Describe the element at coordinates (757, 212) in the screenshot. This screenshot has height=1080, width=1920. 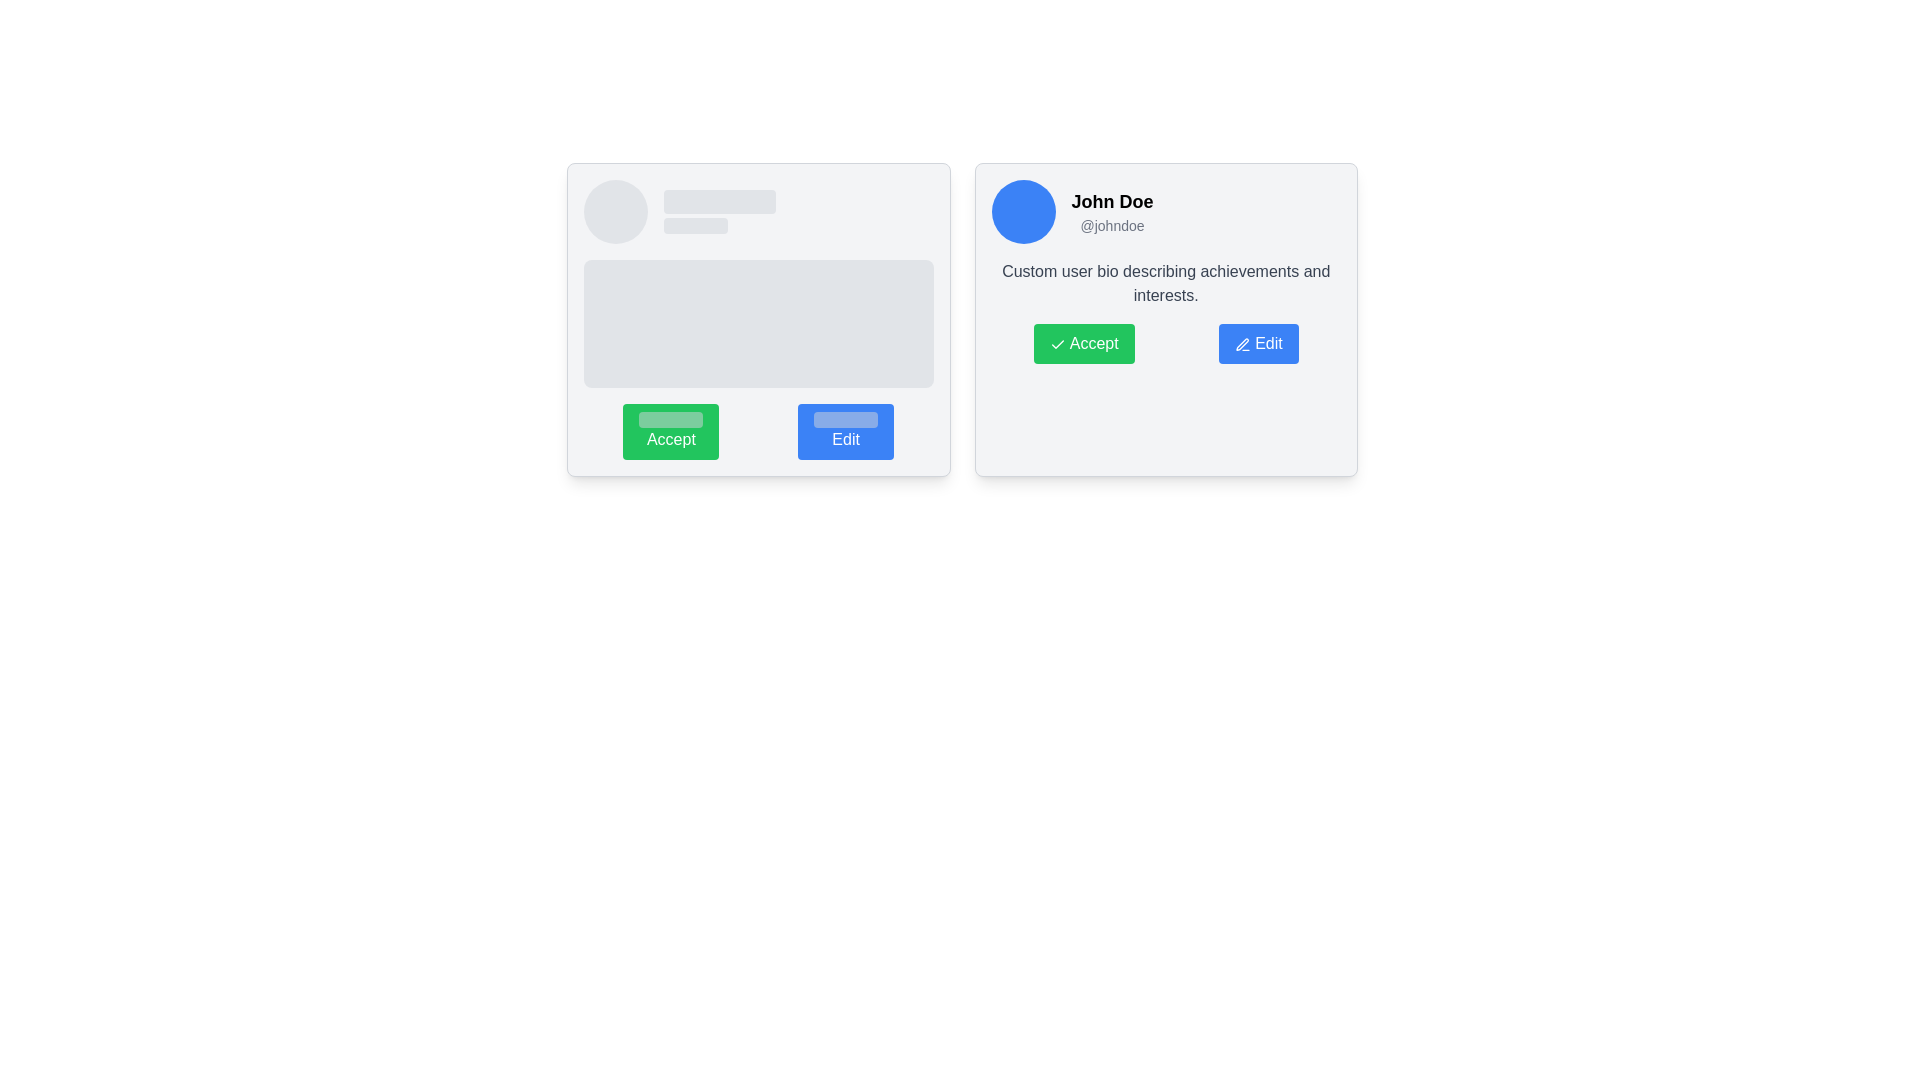
I see `the Placeholder component located at the top portion of a card-like structure, which serves as a visual placeholder for content such as a profile image and name` at that location.